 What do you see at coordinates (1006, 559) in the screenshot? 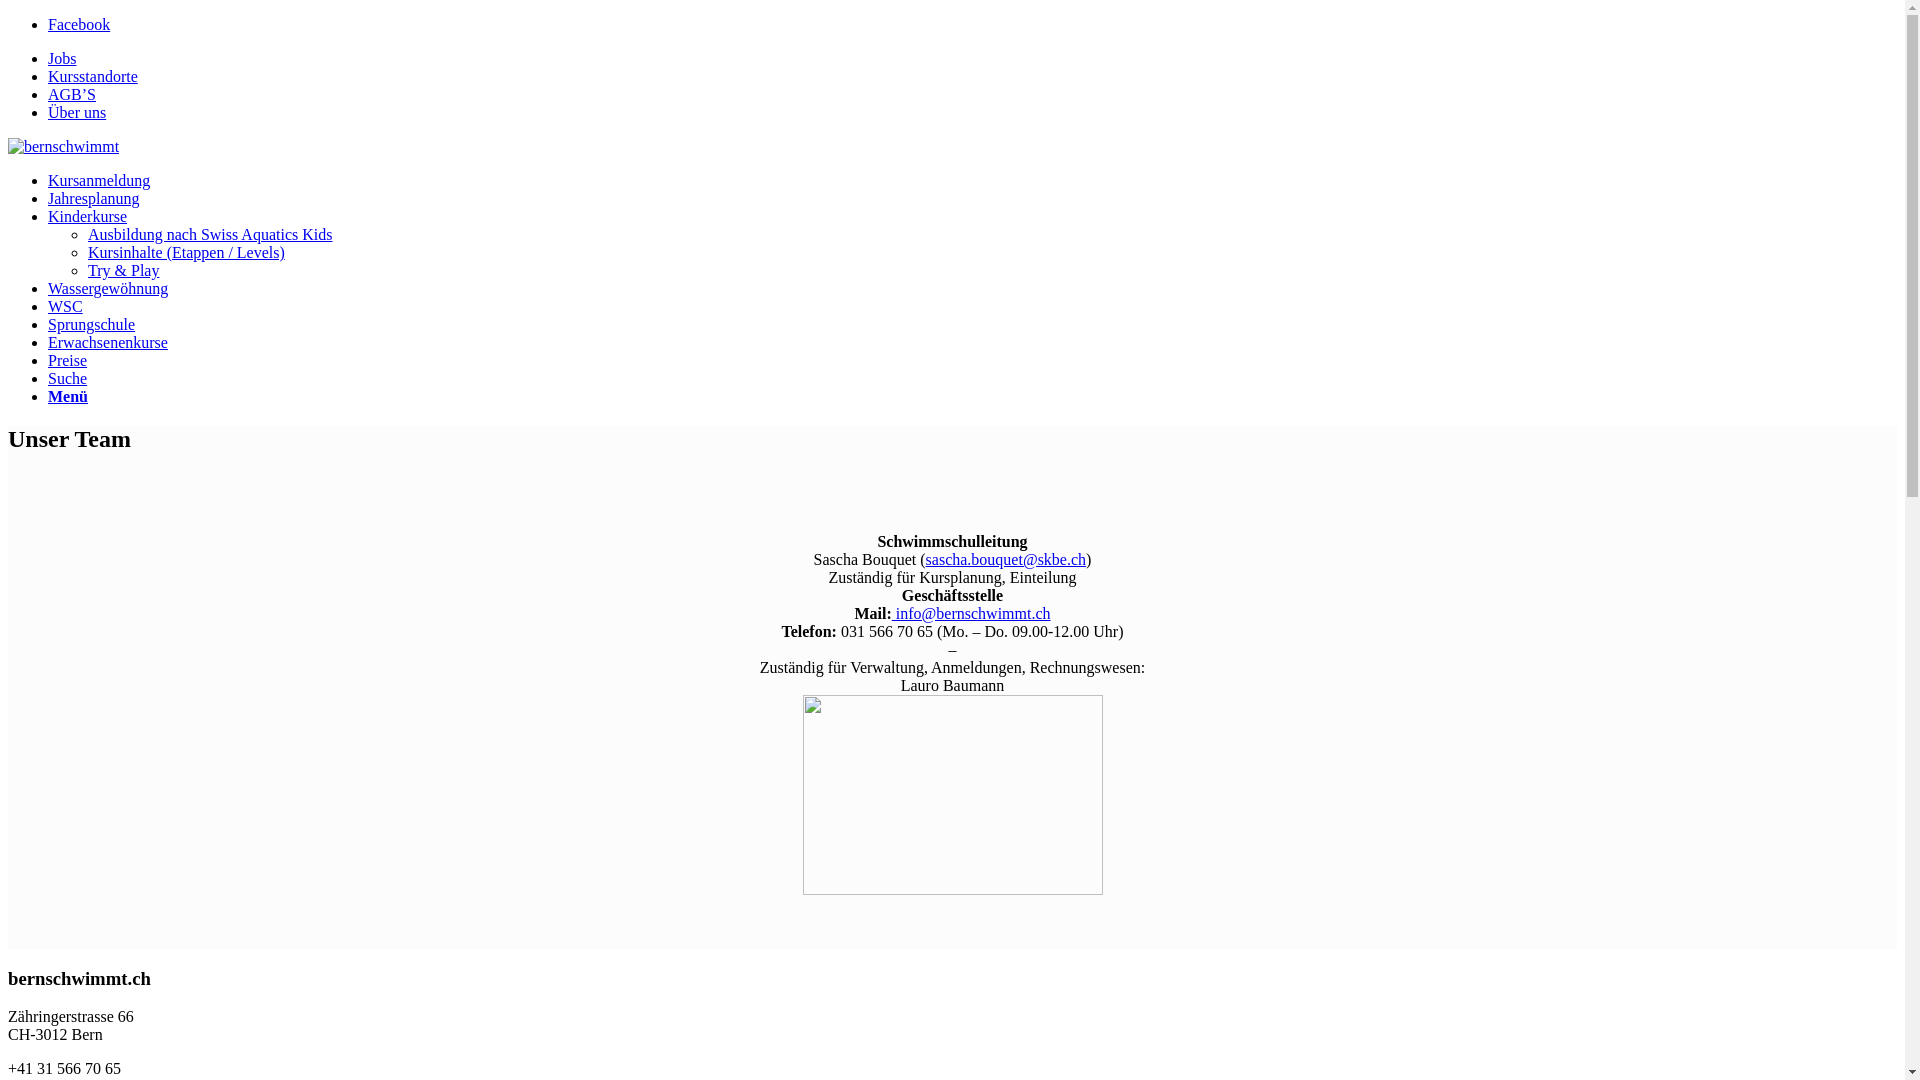
I see `'sascha.bouquet@skbe.ch'` at bounding box center [1006, 559].